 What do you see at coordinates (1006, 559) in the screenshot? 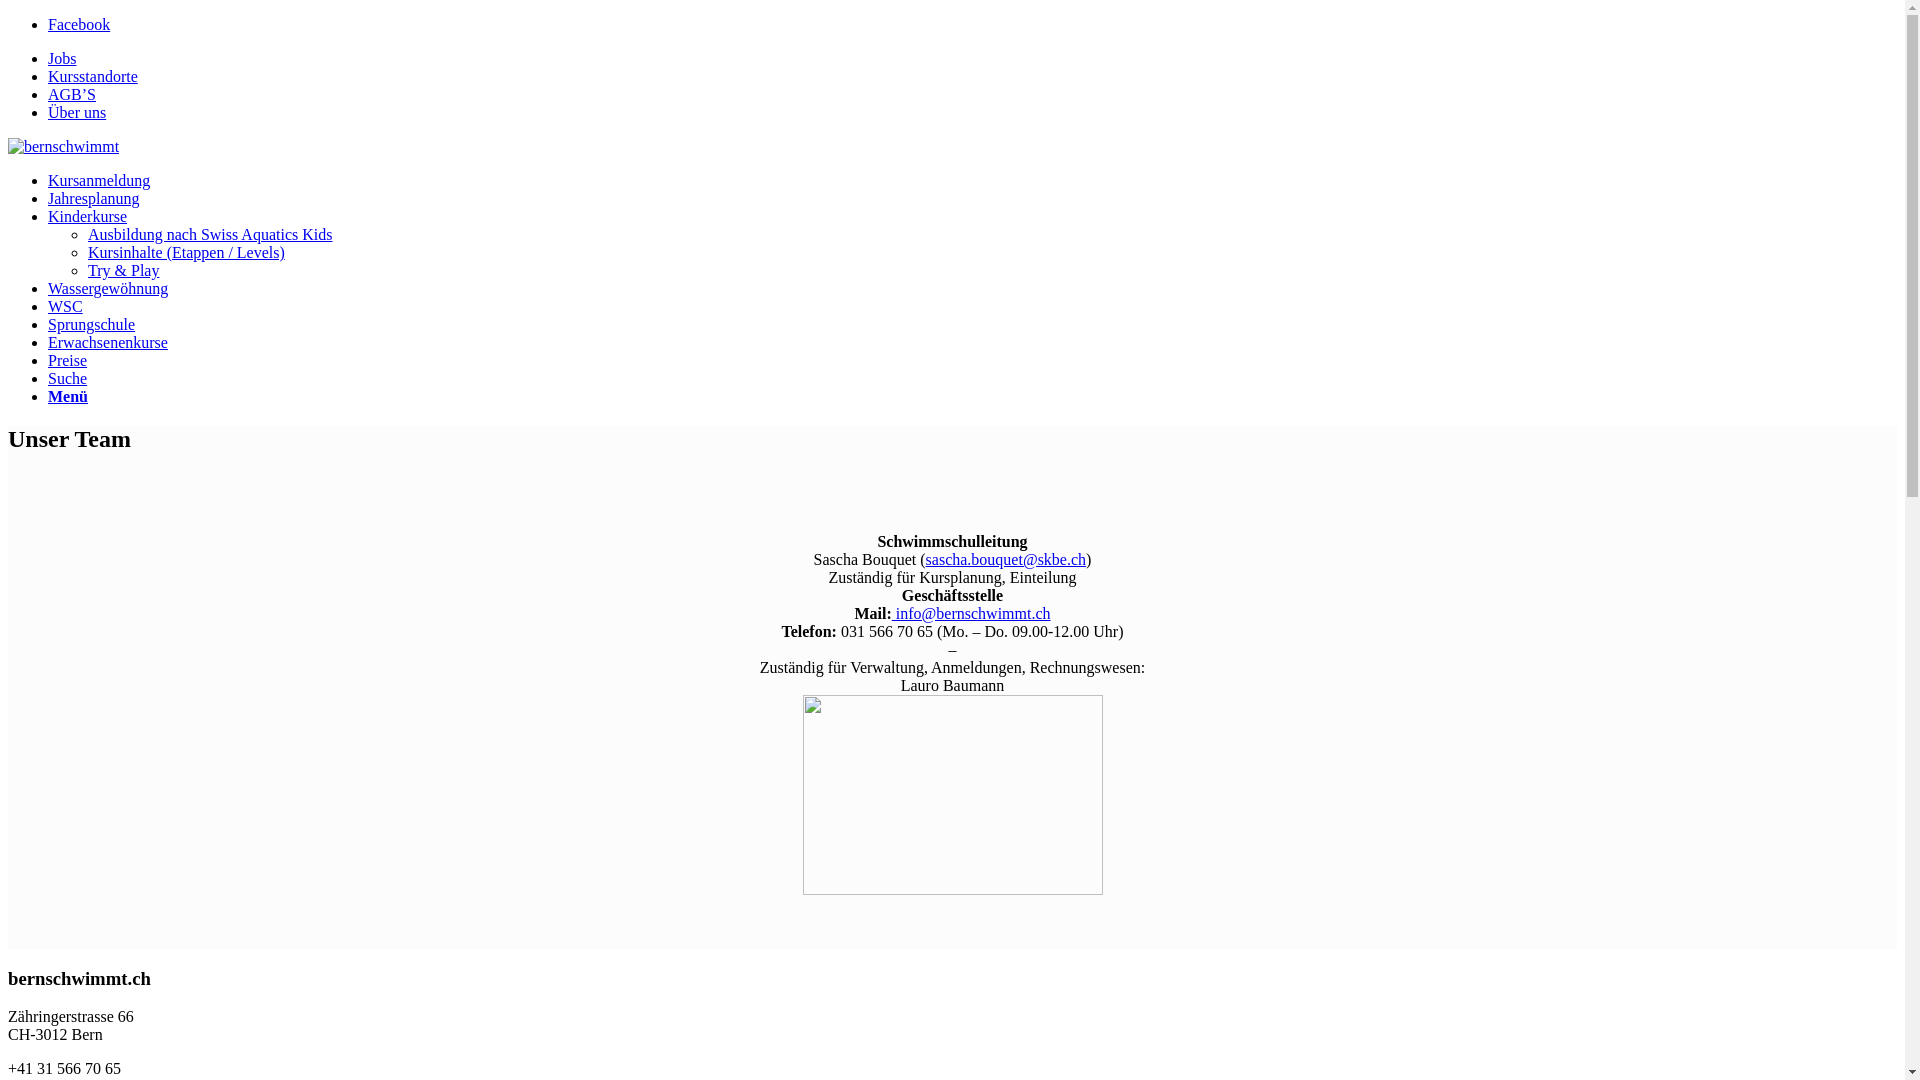
I see `'sascha.bouquet@skbe.ch'` at bounding box center [1006, 559].